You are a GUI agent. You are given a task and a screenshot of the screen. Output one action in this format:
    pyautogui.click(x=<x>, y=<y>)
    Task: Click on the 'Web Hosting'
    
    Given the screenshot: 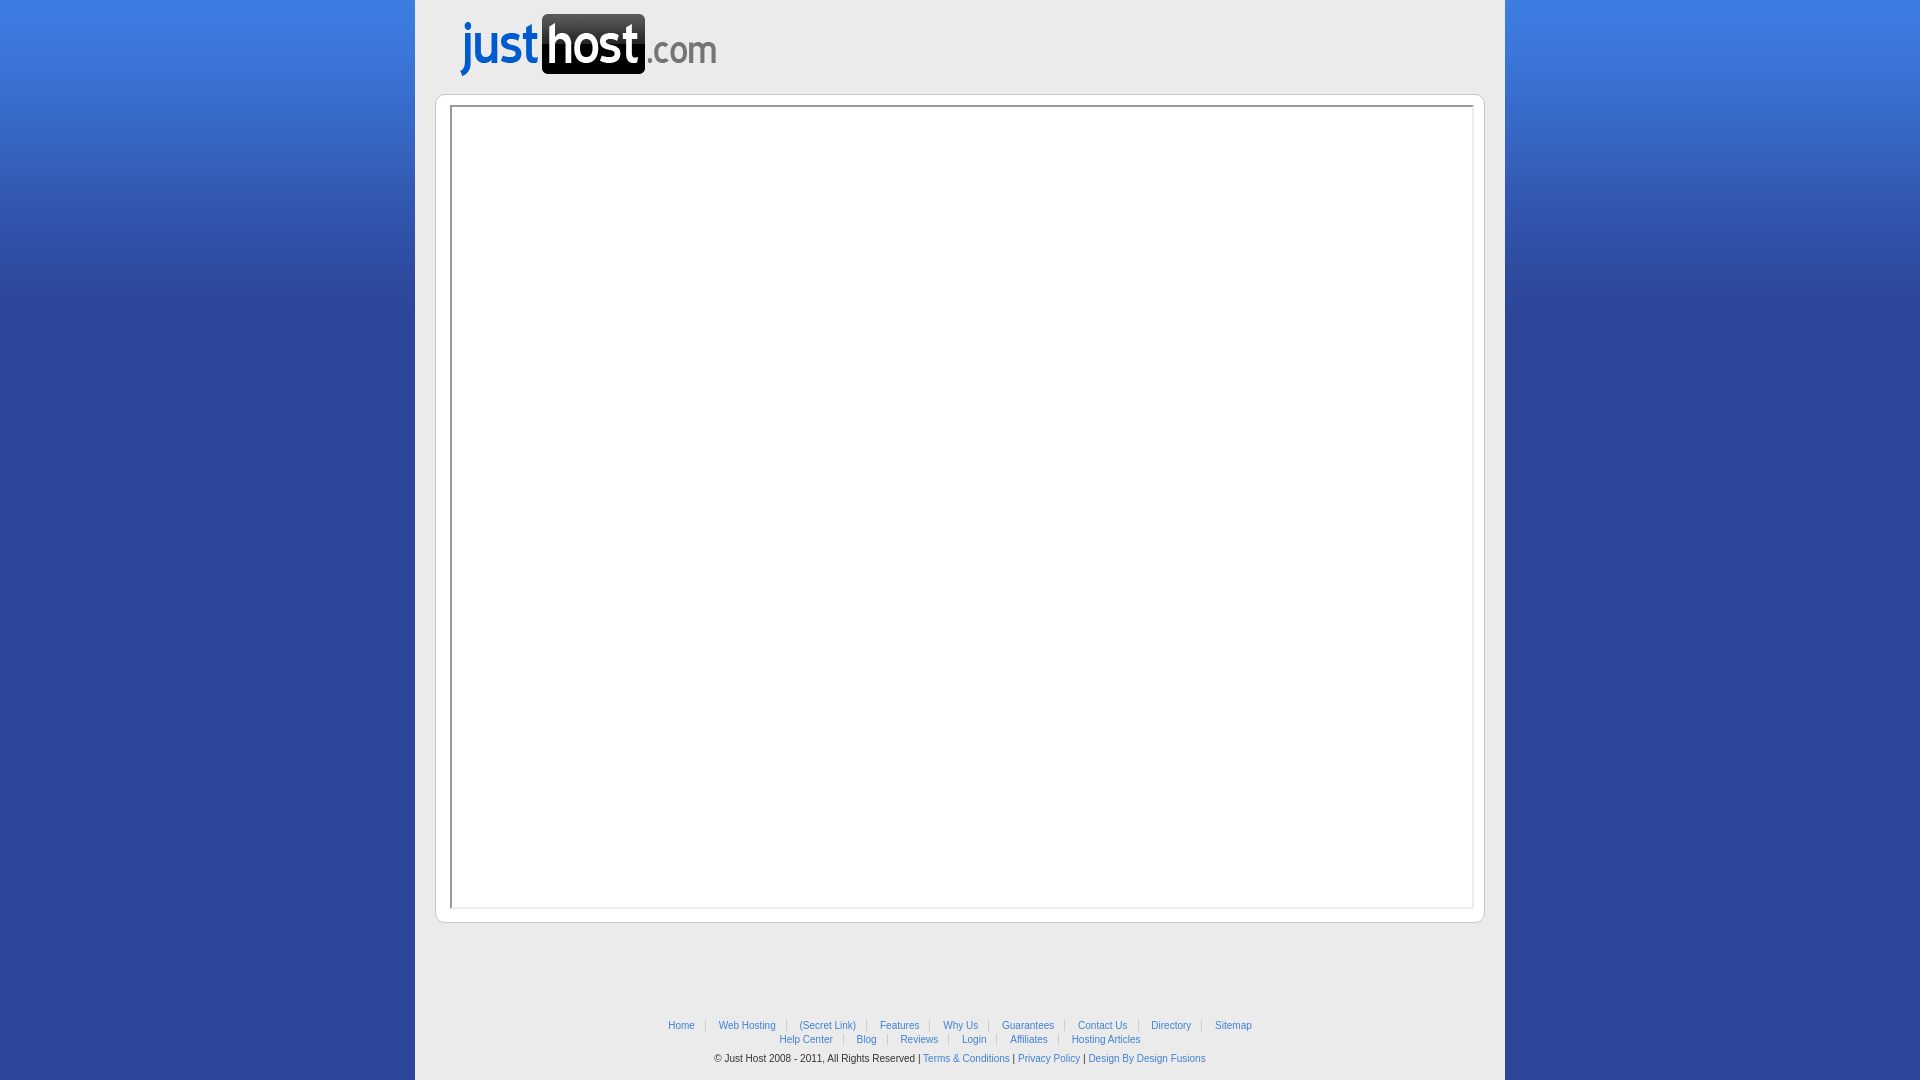 What is the action you would take?
    pyautogui.click(x=746, y=1025)
    